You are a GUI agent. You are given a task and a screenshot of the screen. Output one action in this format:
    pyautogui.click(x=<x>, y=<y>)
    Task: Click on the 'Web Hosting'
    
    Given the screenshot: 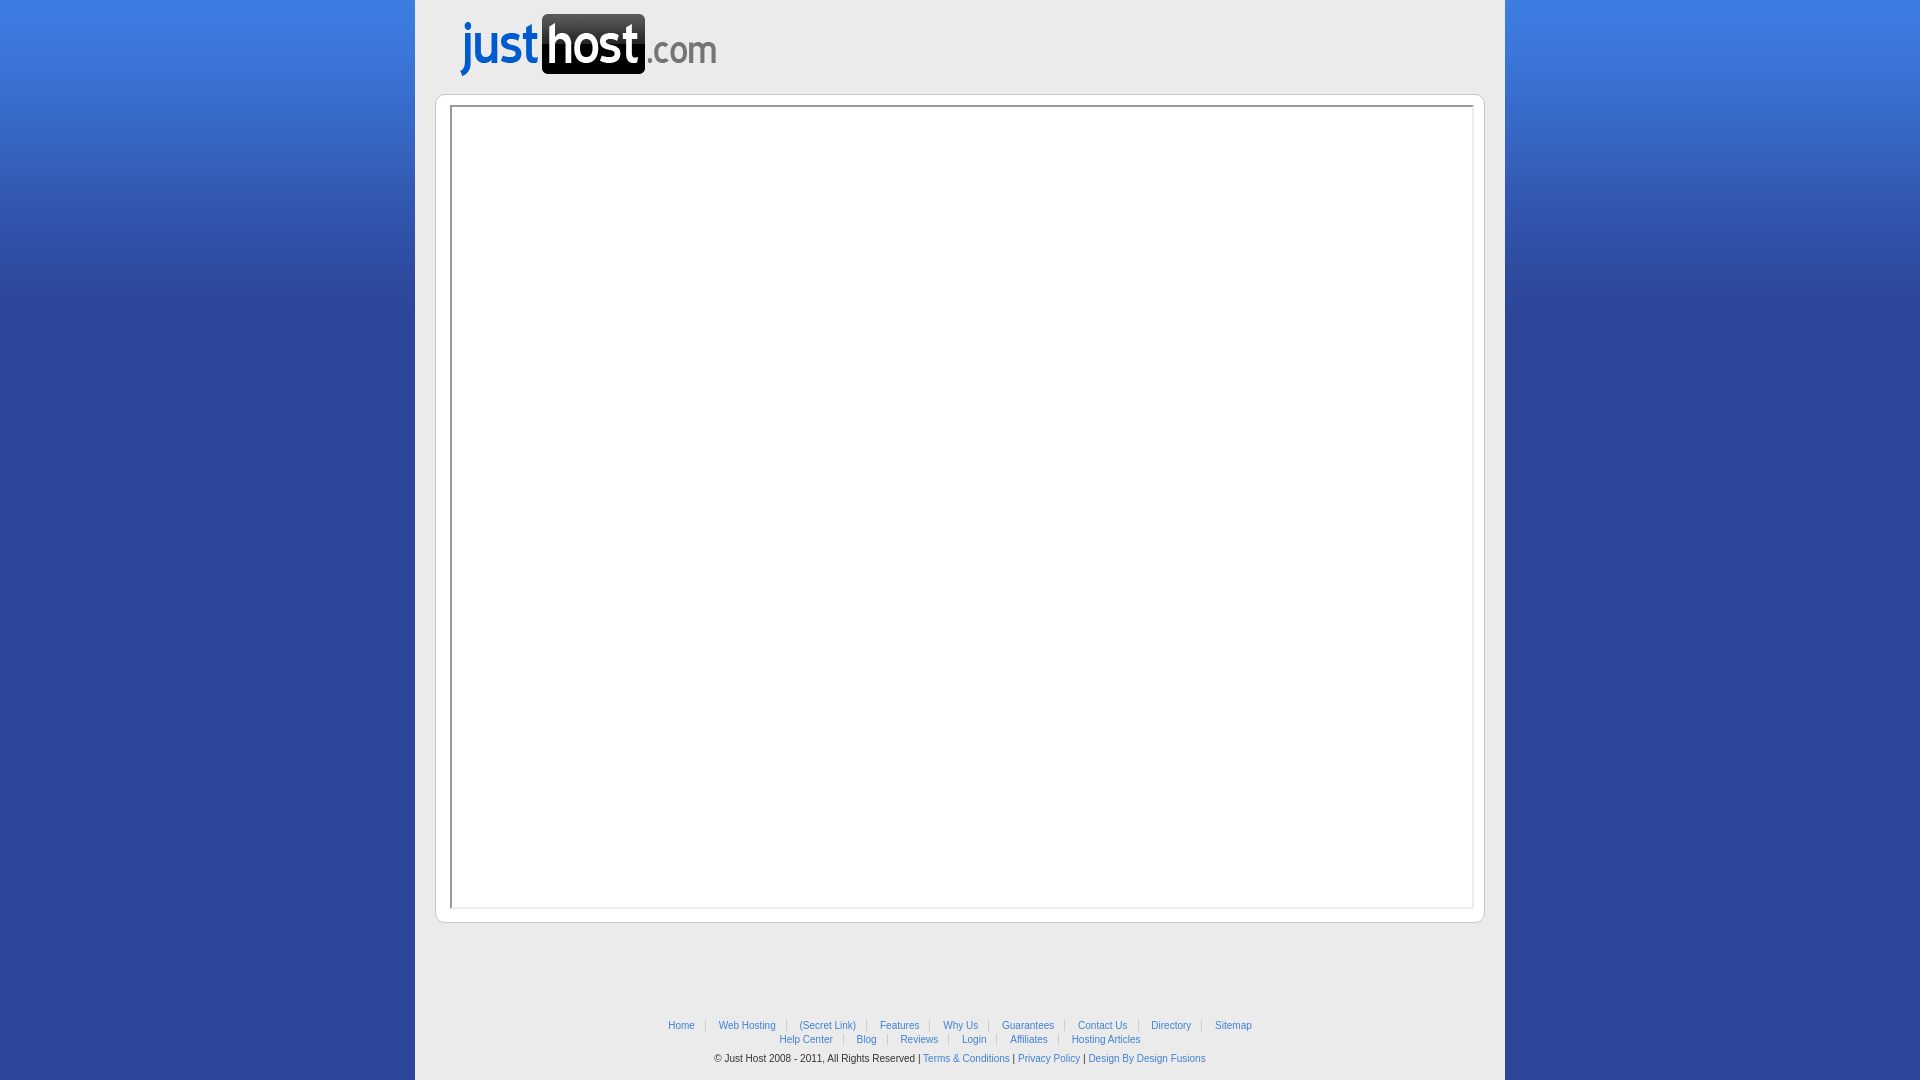 What is the action you would take?
    pyautogui.click(x=746, y=1025)
    